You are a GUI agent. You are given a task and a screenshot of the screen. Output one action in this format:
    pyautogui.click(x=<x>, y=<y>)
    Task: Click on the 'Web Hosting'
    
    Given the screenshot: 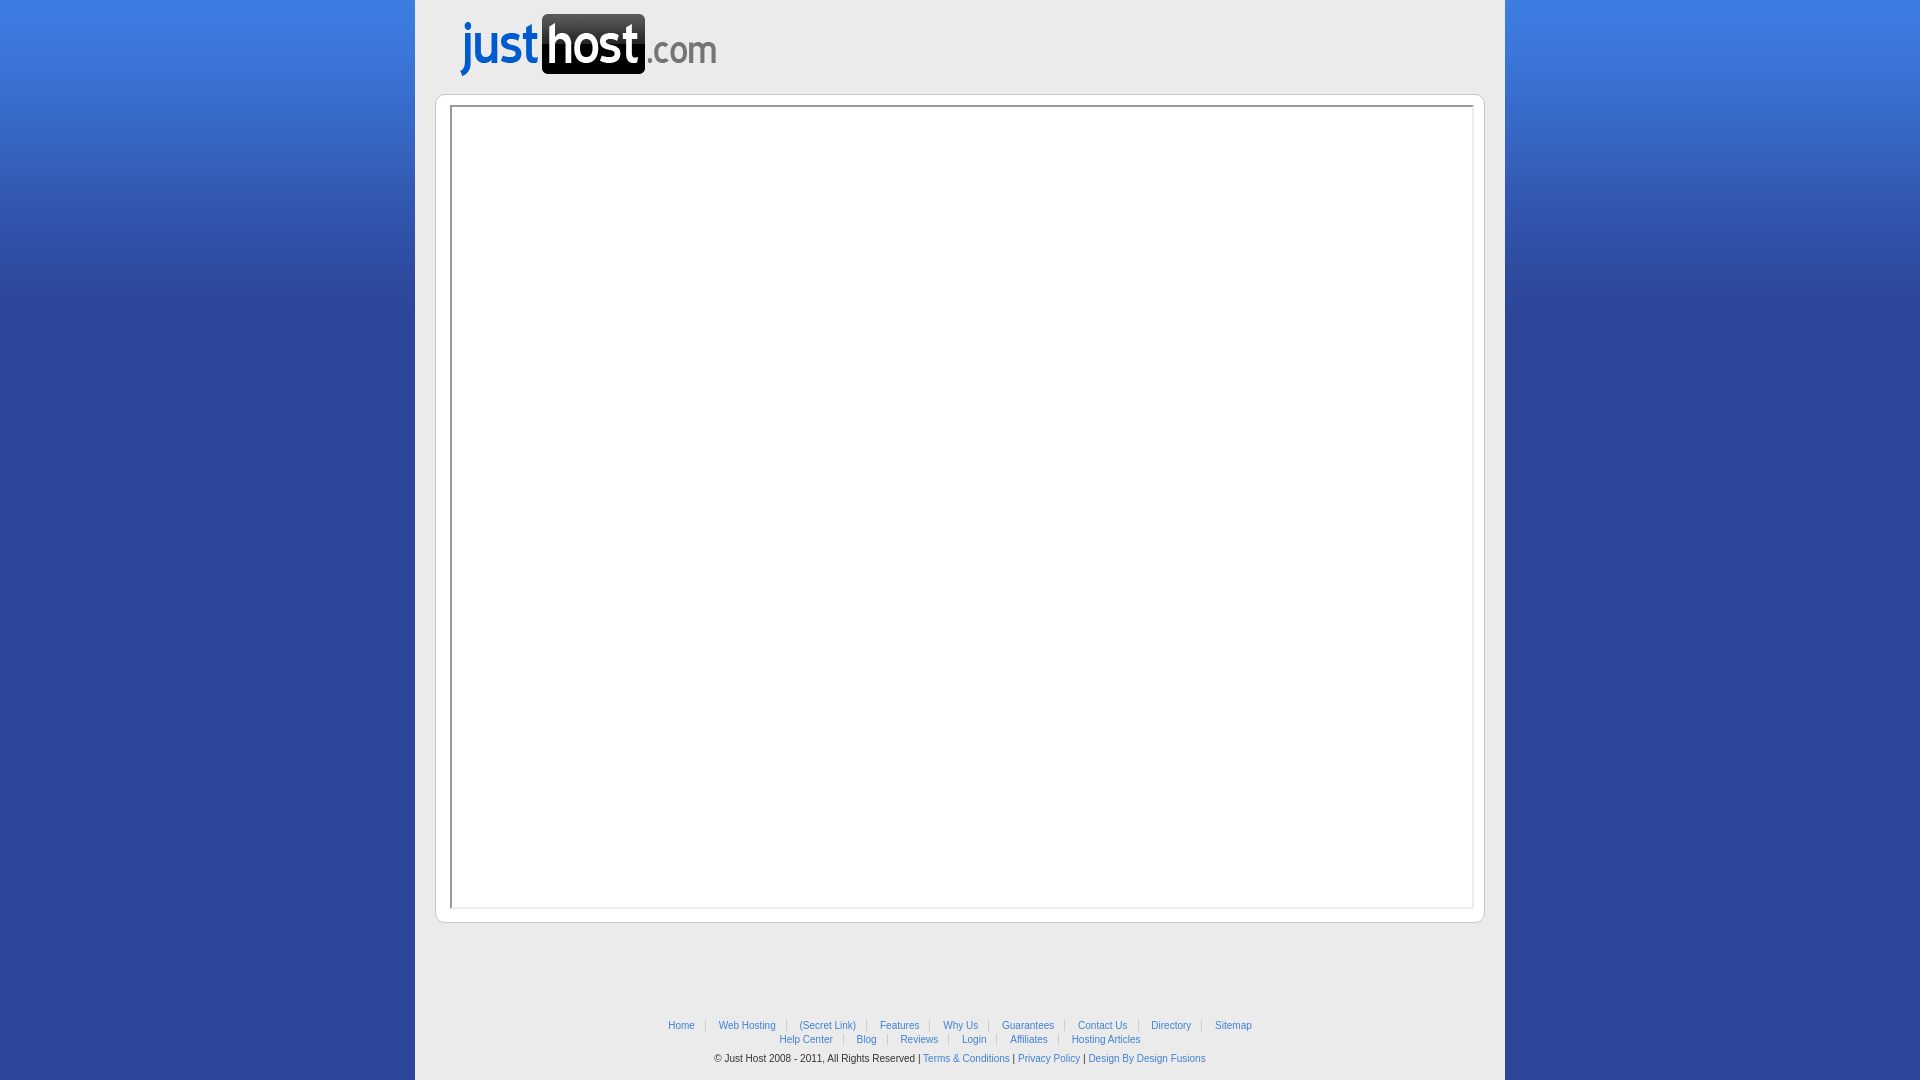 What is the action you would take?
    pyautogui.click(x=746, y=1025)
    